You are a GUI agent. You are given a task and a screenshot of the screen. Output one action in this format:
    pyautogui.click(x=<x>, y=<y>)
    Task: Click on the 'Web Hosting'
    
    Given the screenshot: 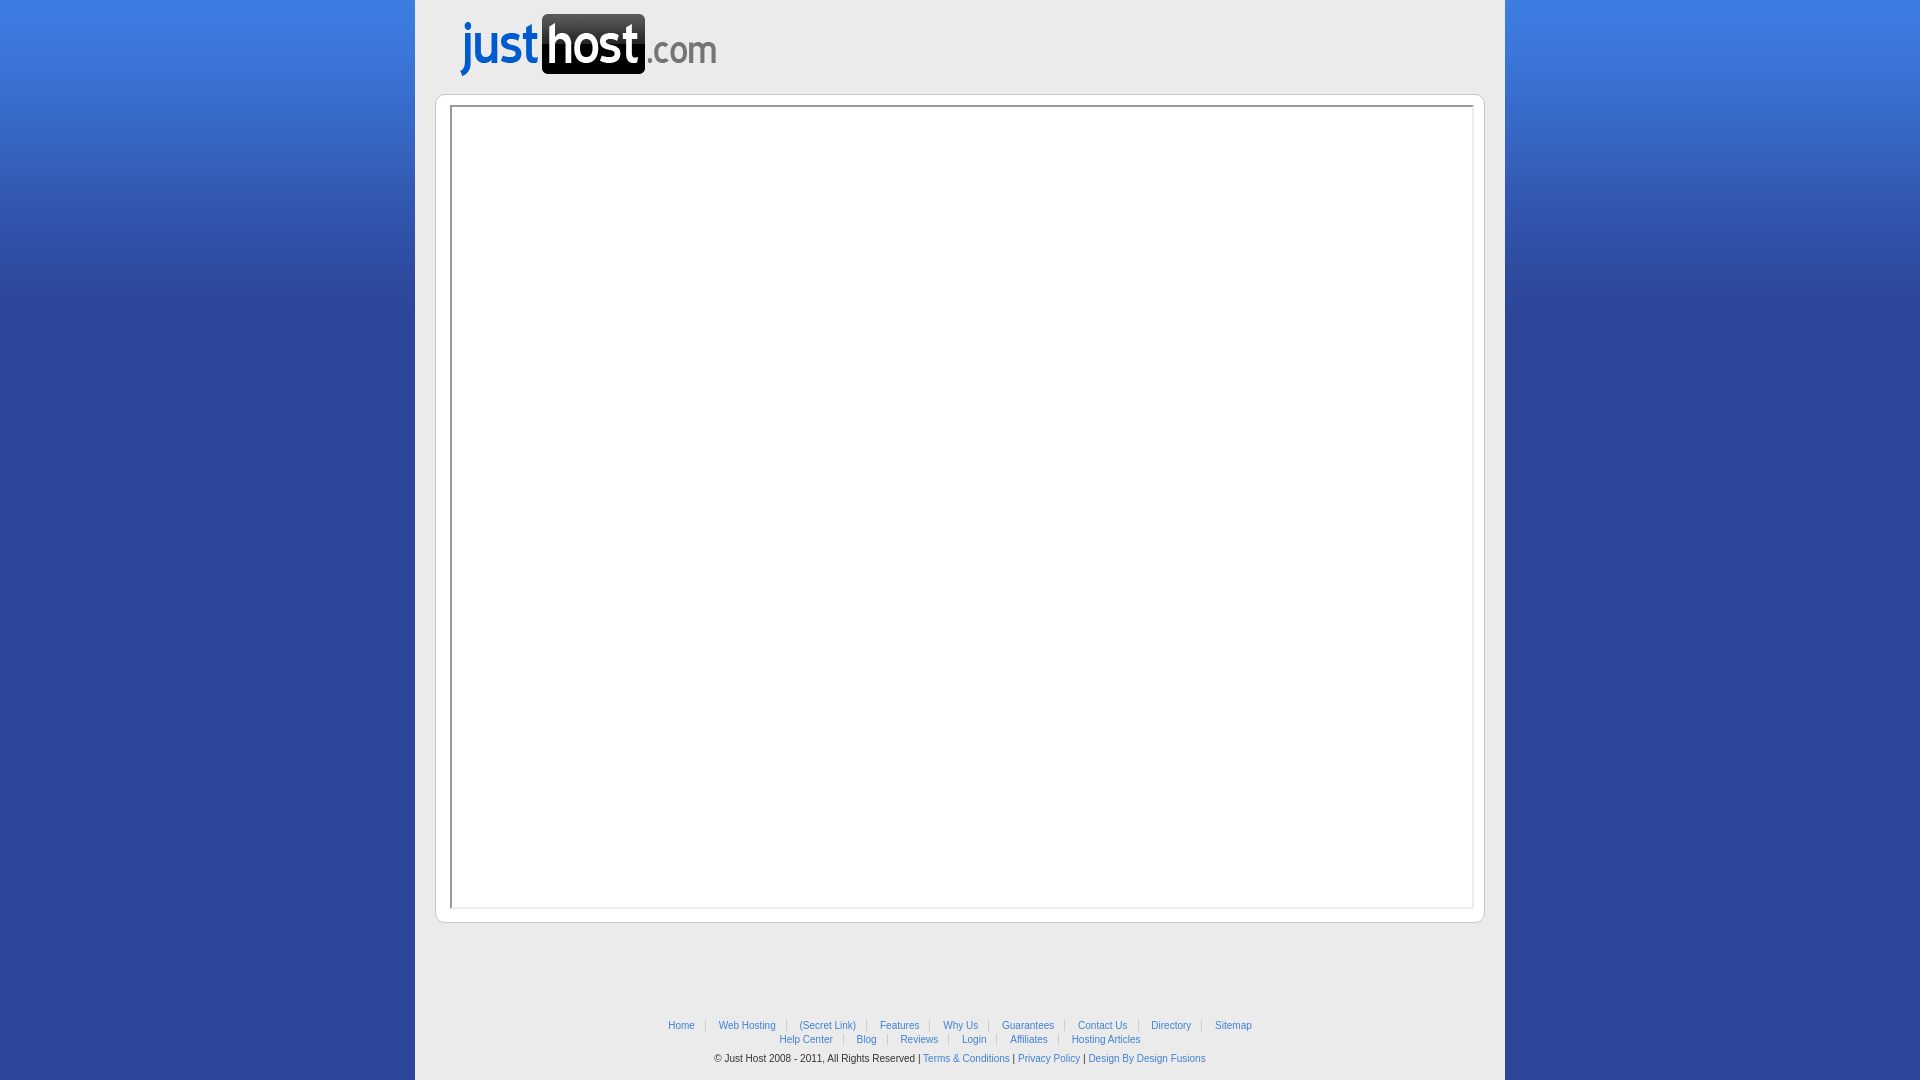 What is the action you would take?
    pyautogui.click(x=746, y=1025)
    